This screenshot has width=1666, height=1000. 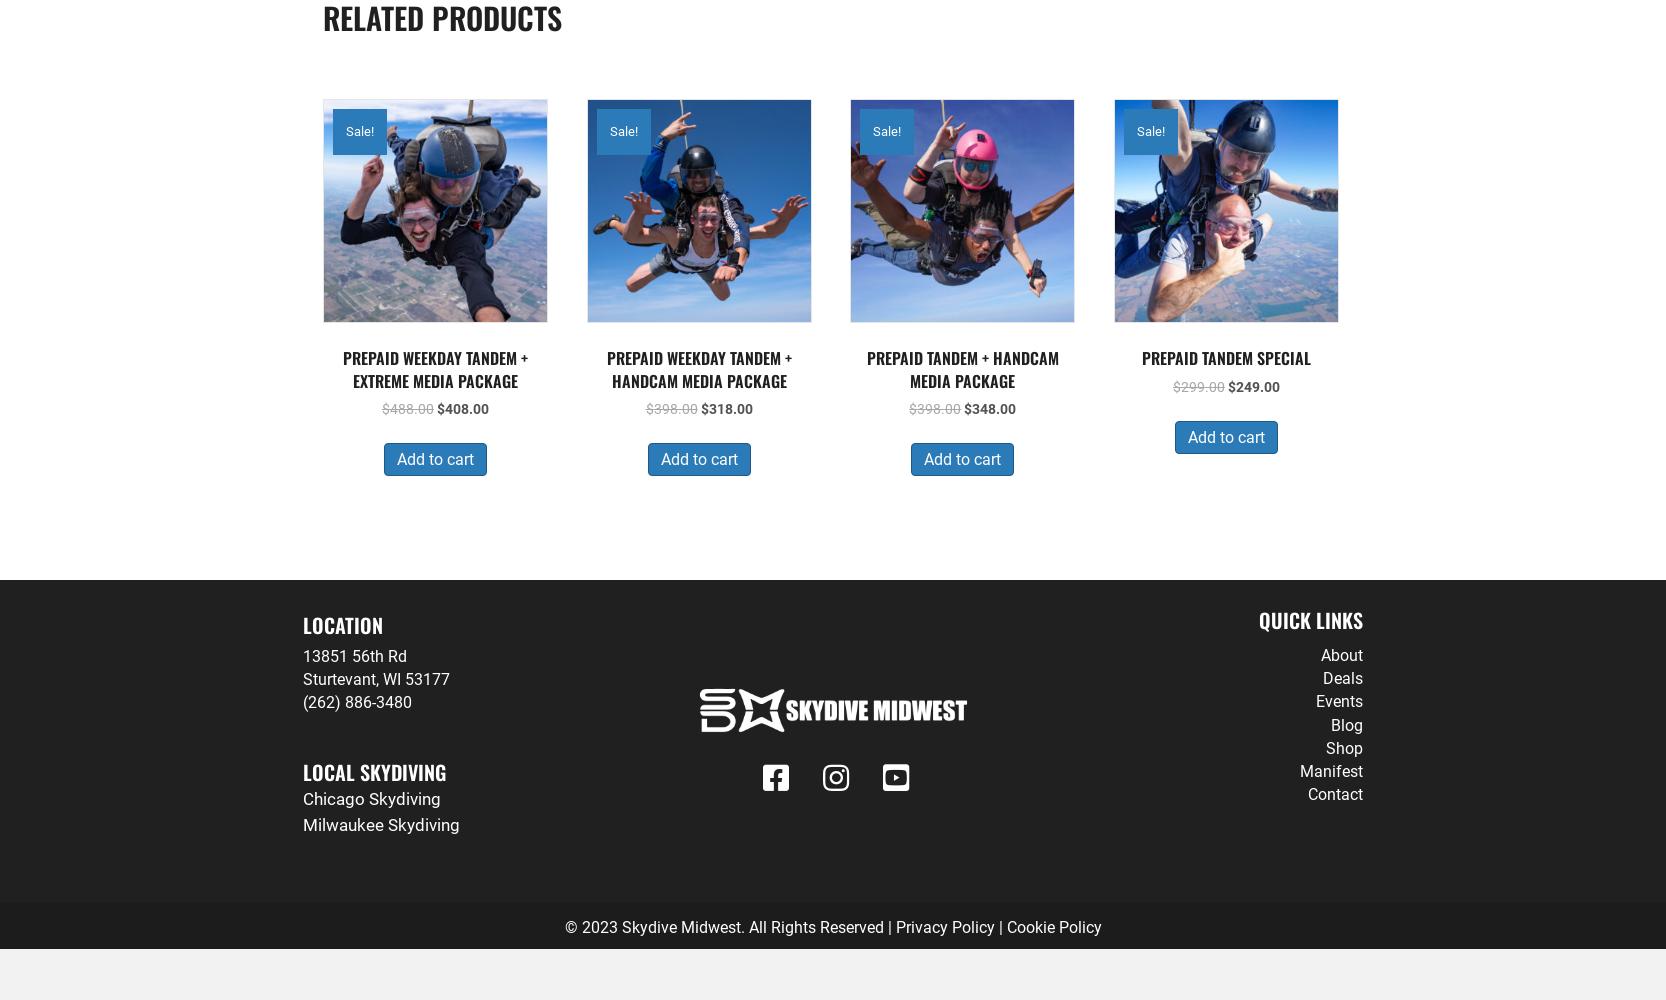 I want to click on '13851 56th Rd', so click(x=302, y=655).